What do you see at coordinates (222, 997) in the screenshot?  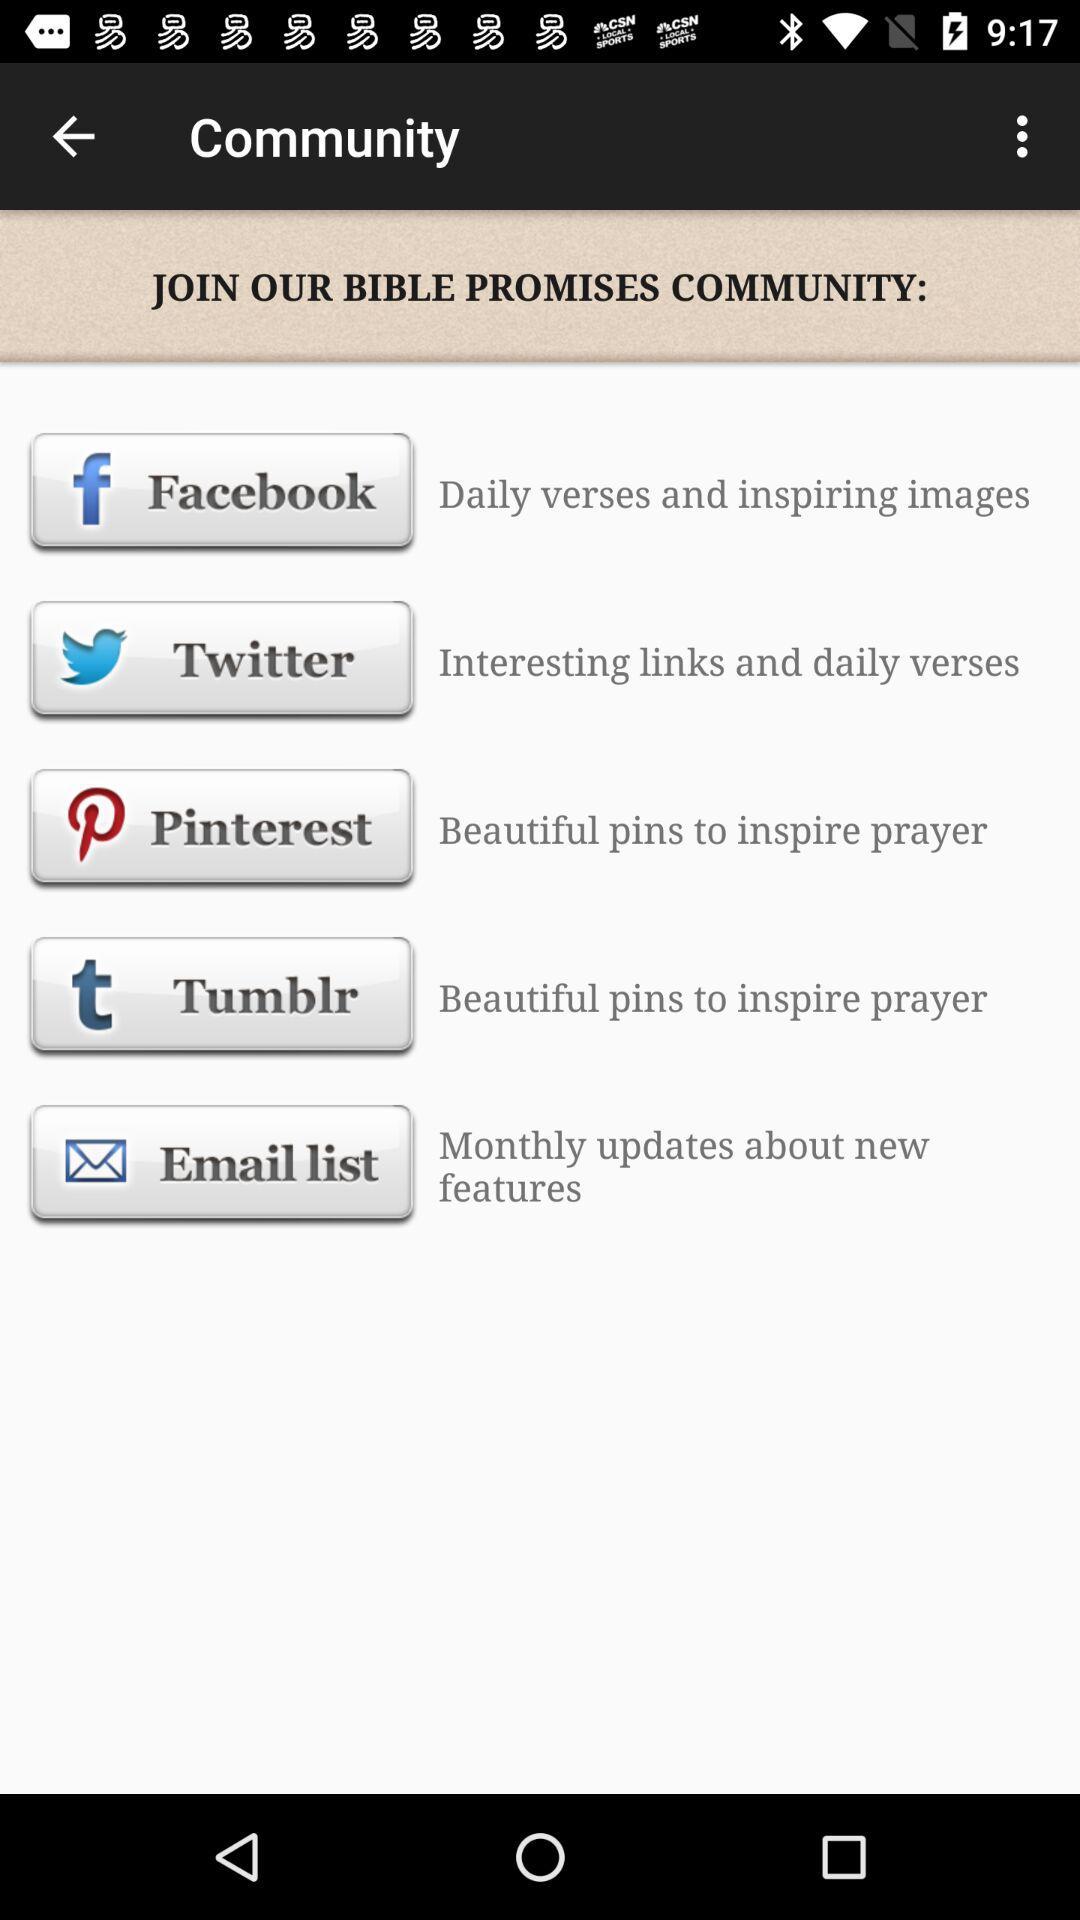 I see `tumblr` at bounding box center [222, 997].